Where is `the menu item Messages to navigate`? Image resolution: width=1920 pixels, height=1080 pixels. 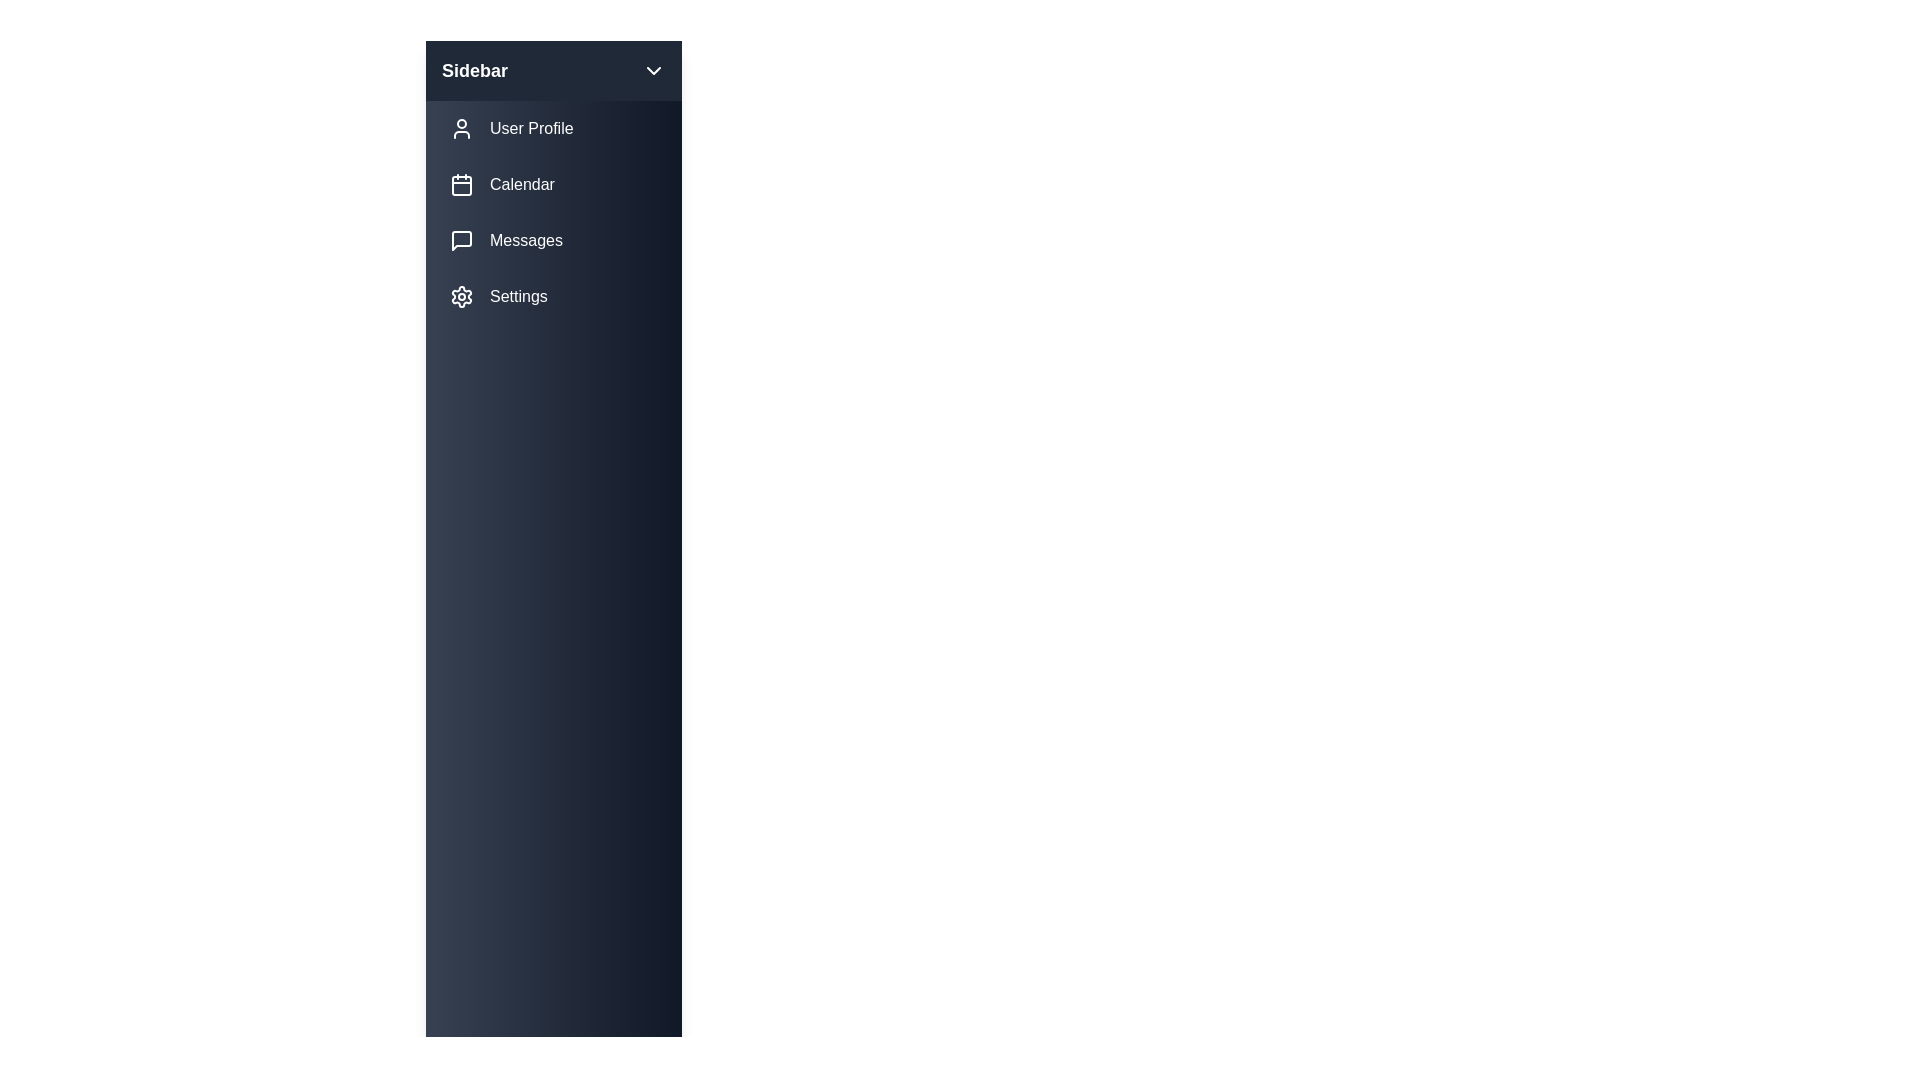 the menu item Messages to navigate is located at coordinates (553, 239).